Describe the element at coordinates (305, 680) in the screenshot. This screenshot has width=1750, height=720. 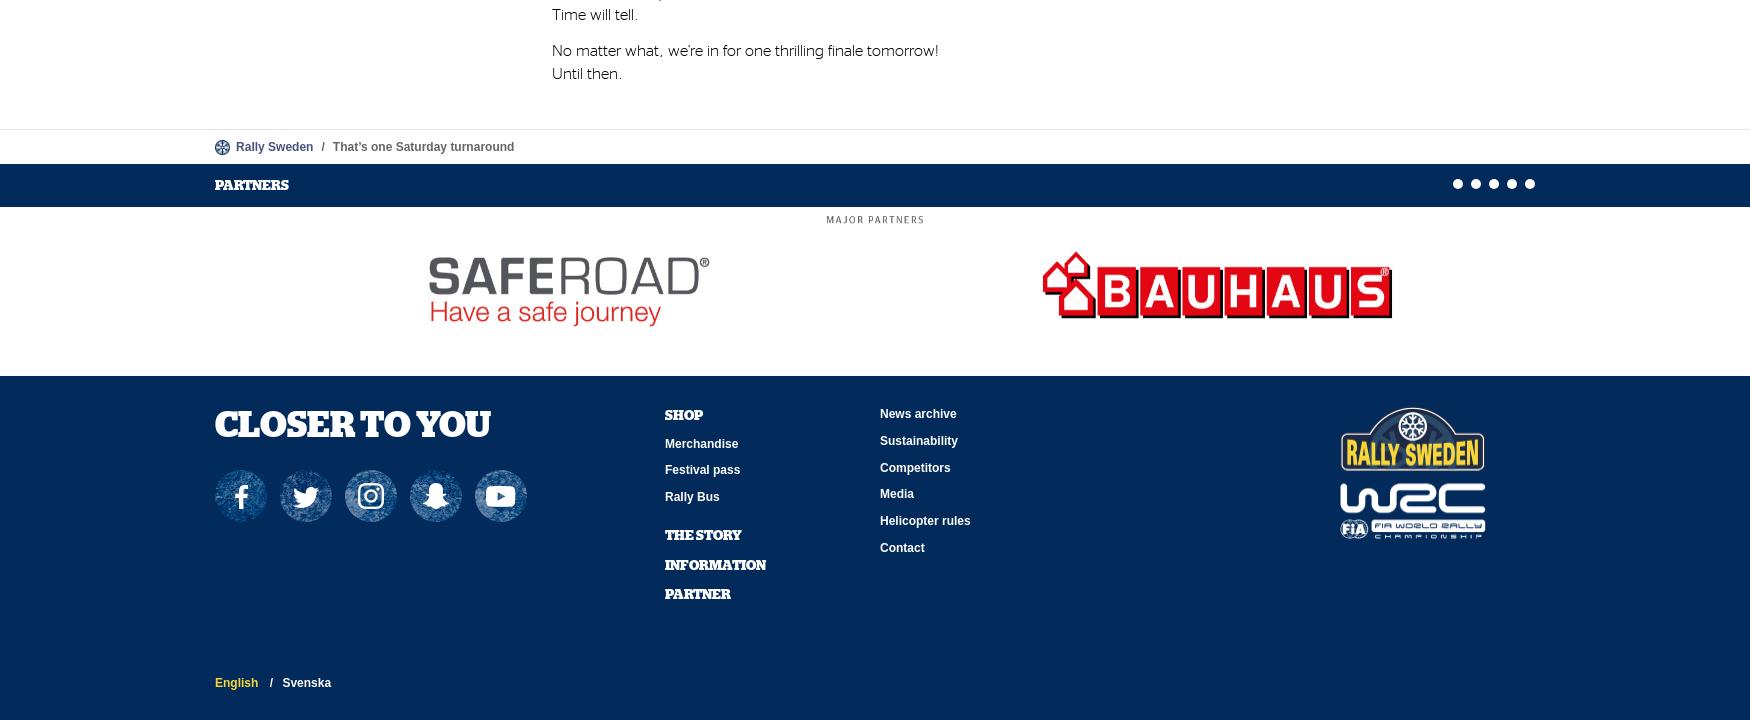
I see `'Svenska'` at that location.